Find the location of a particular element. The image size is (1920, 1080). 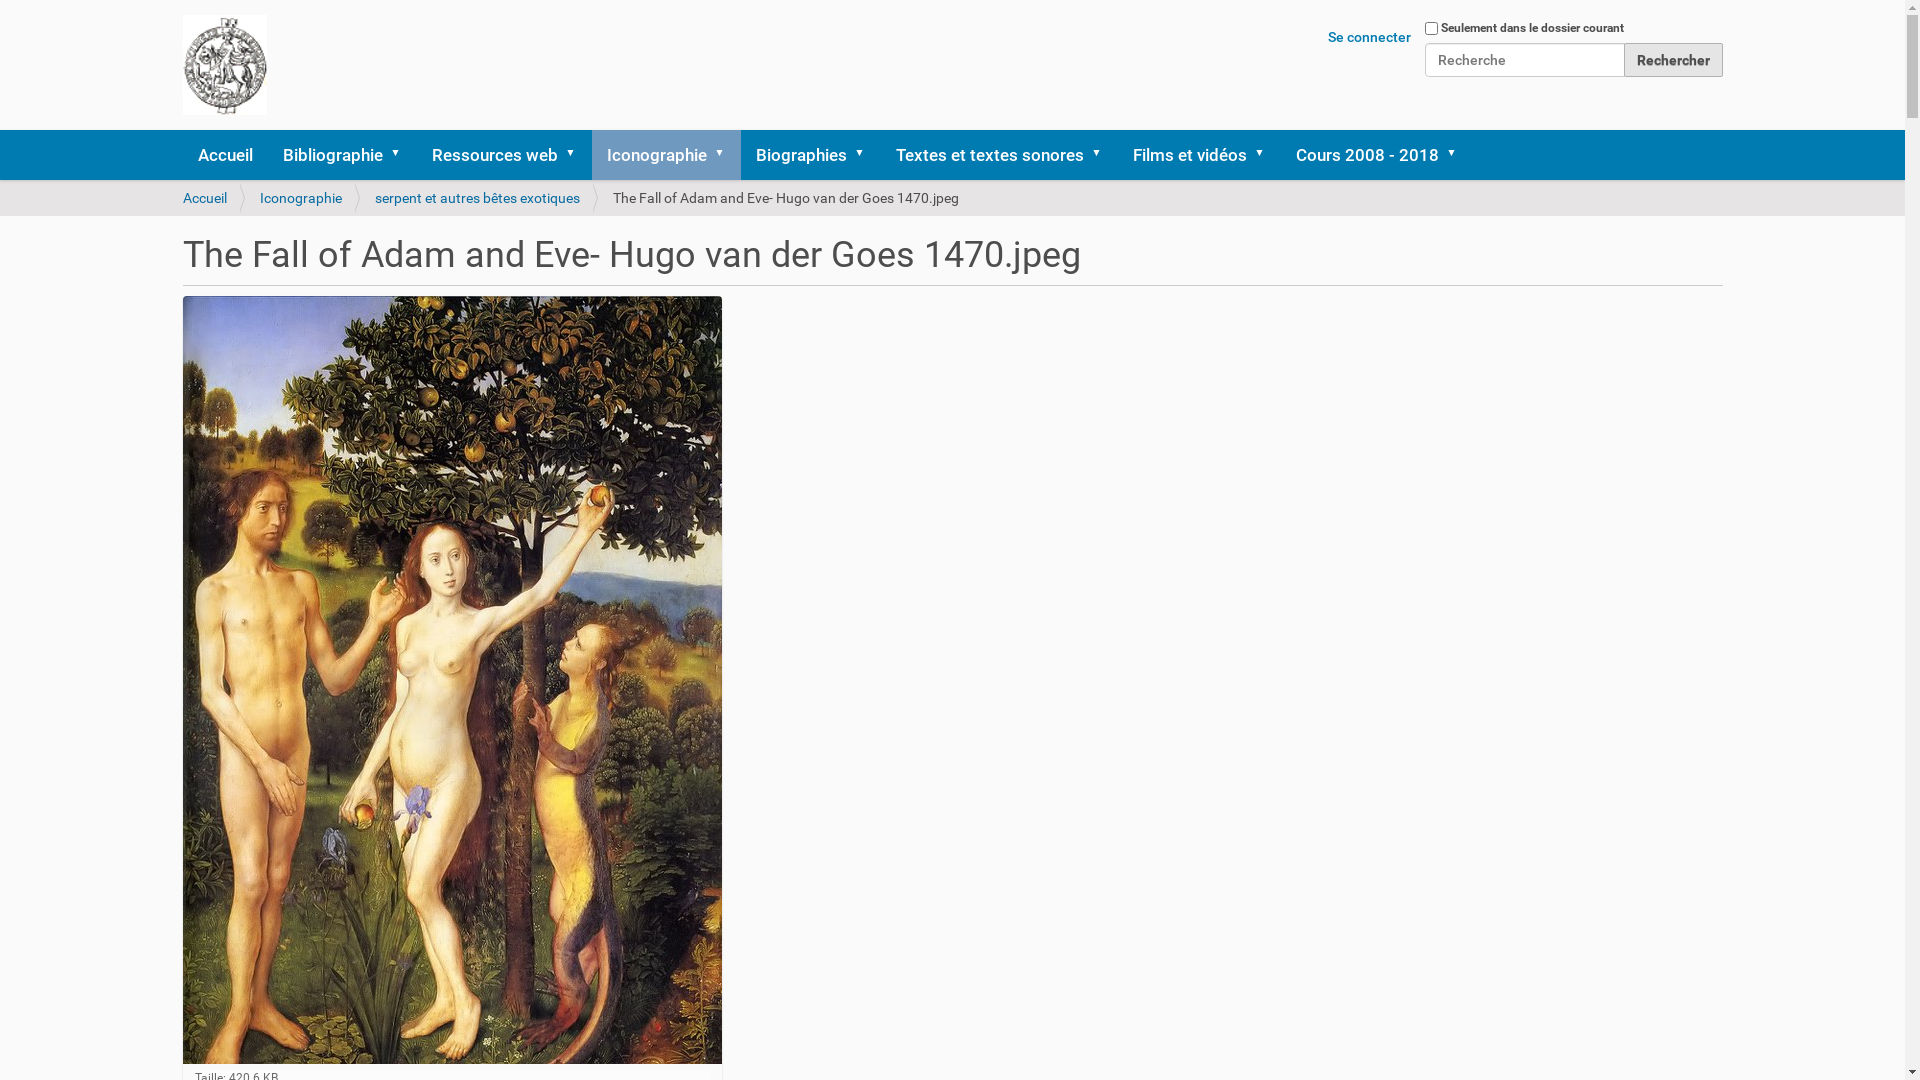

'Iconographie' is located at coordinates (300, 197).